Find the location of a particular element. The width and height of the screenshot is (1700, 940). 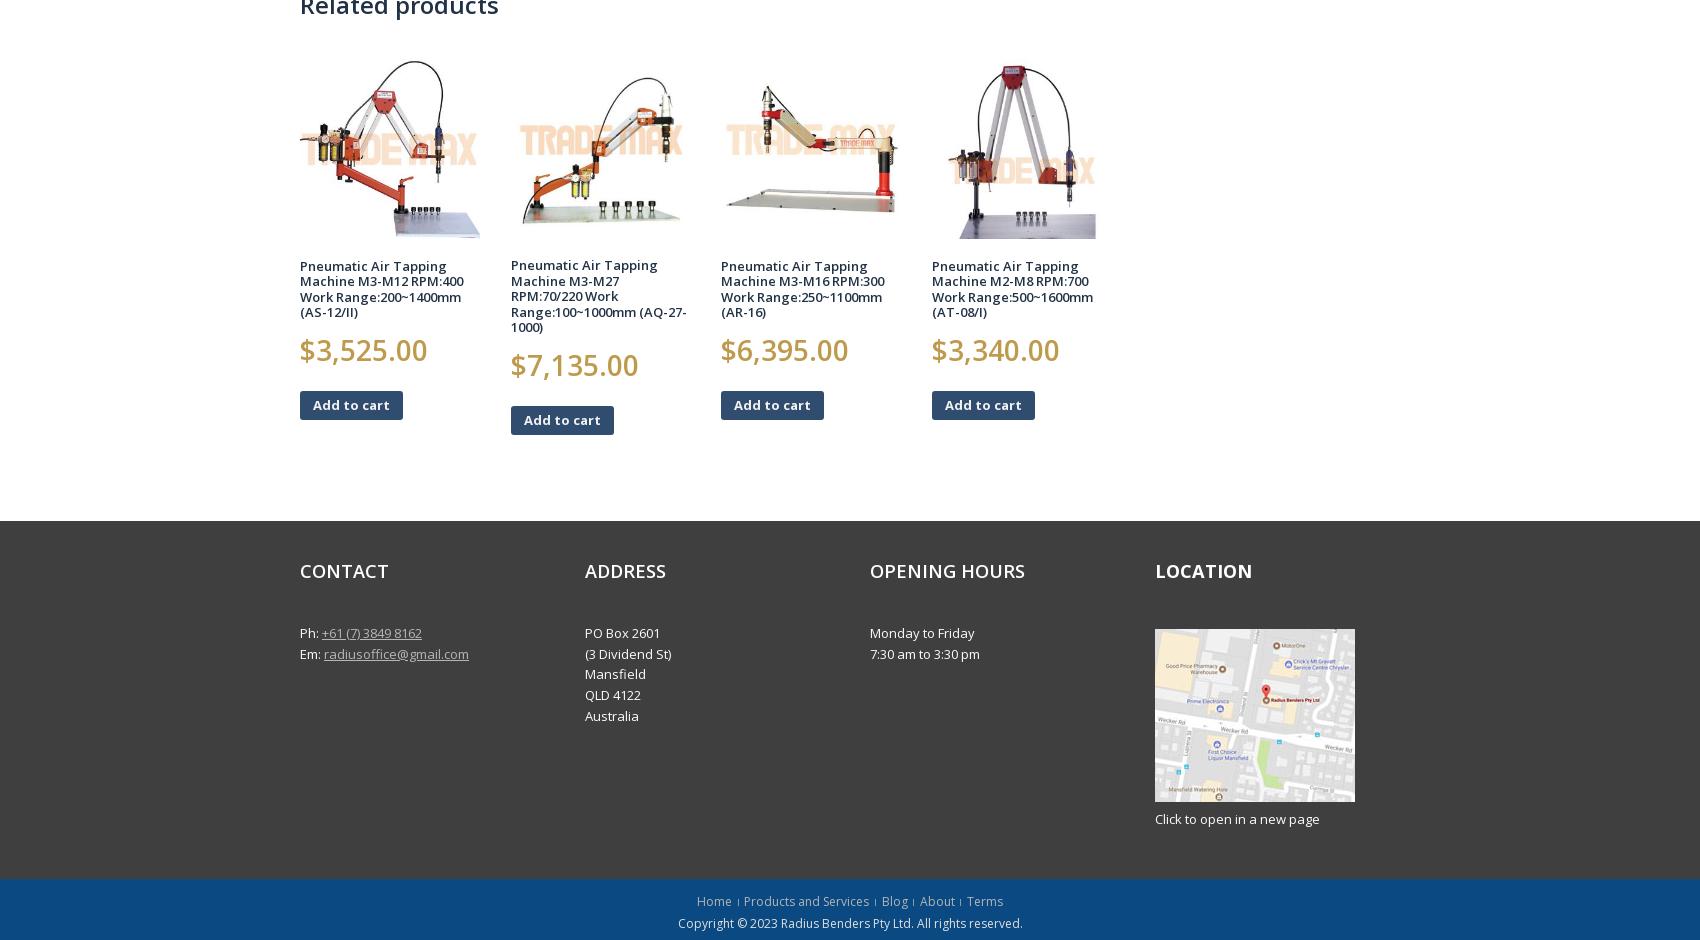

'Pneumatic Air Tapping Machine M2-M8 RPM:700 Work Range:500~1600mm (AT-08/I)' is located at coordinates (1011, 287).